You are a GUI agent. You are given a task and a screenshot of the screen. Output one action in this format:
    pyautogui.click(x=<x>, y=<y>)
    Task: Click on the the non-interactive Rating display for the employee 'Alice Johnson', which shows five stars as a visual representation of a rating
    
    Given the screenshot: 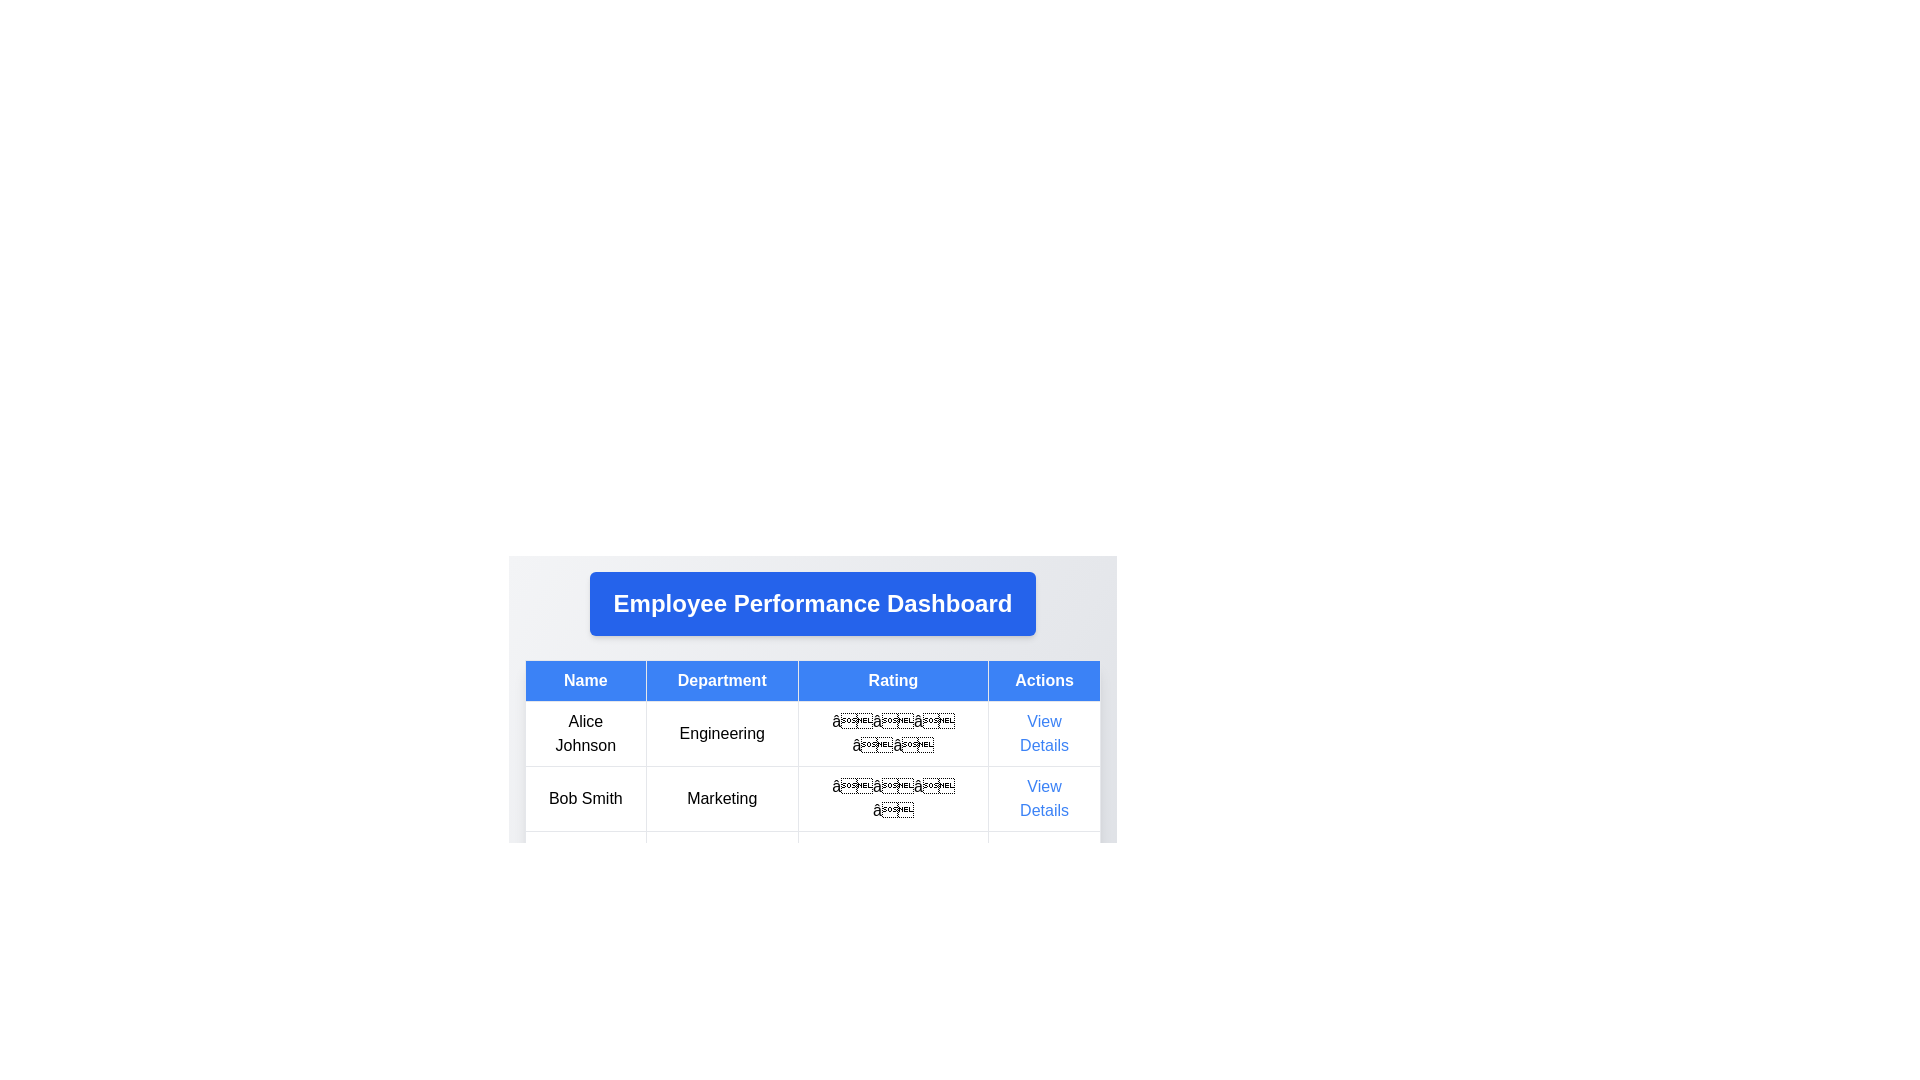 What is the action you would take?
    pyautogui.click(x=892, y=733)
    